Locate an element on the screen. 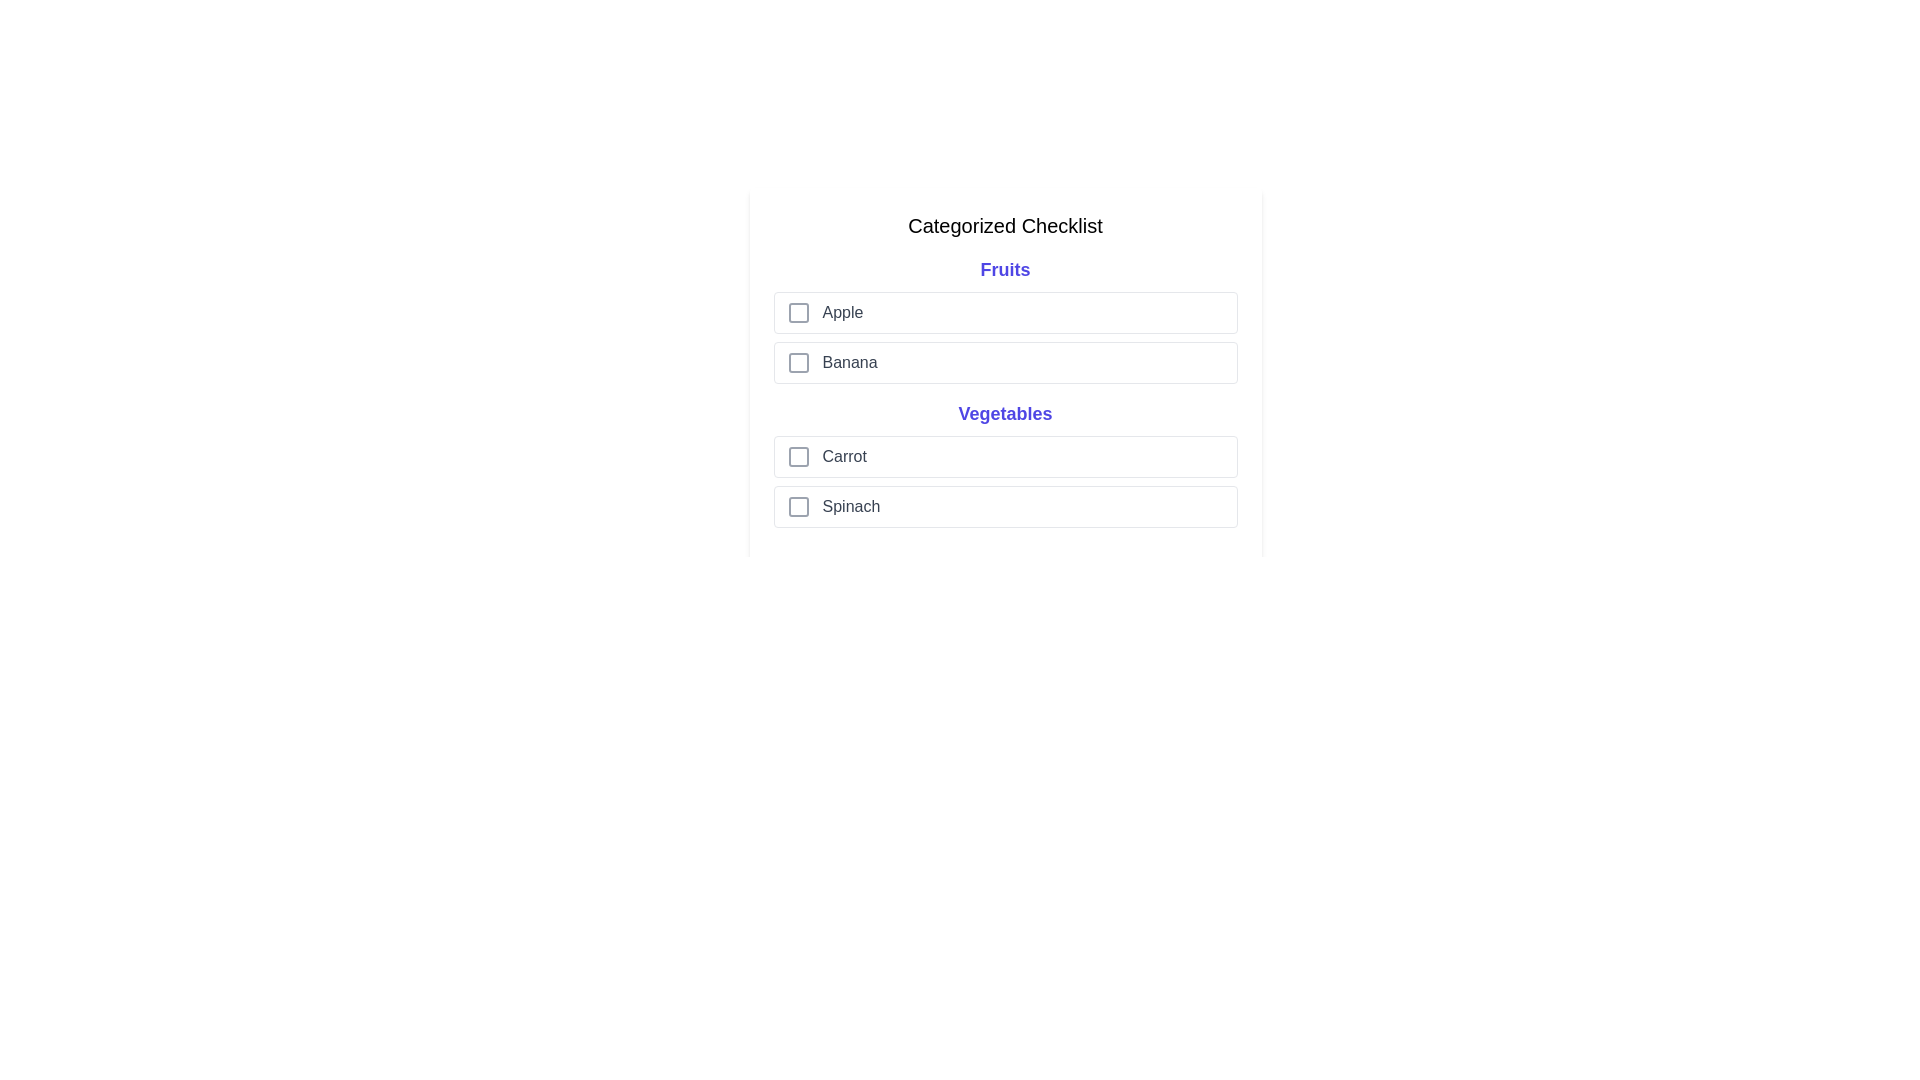  the Checkbox indicator (inner element) for the 'Carrot' in the 'Vegetables' section of the checklist by moving the cursor to its center point is located at coordinates (797, 456).